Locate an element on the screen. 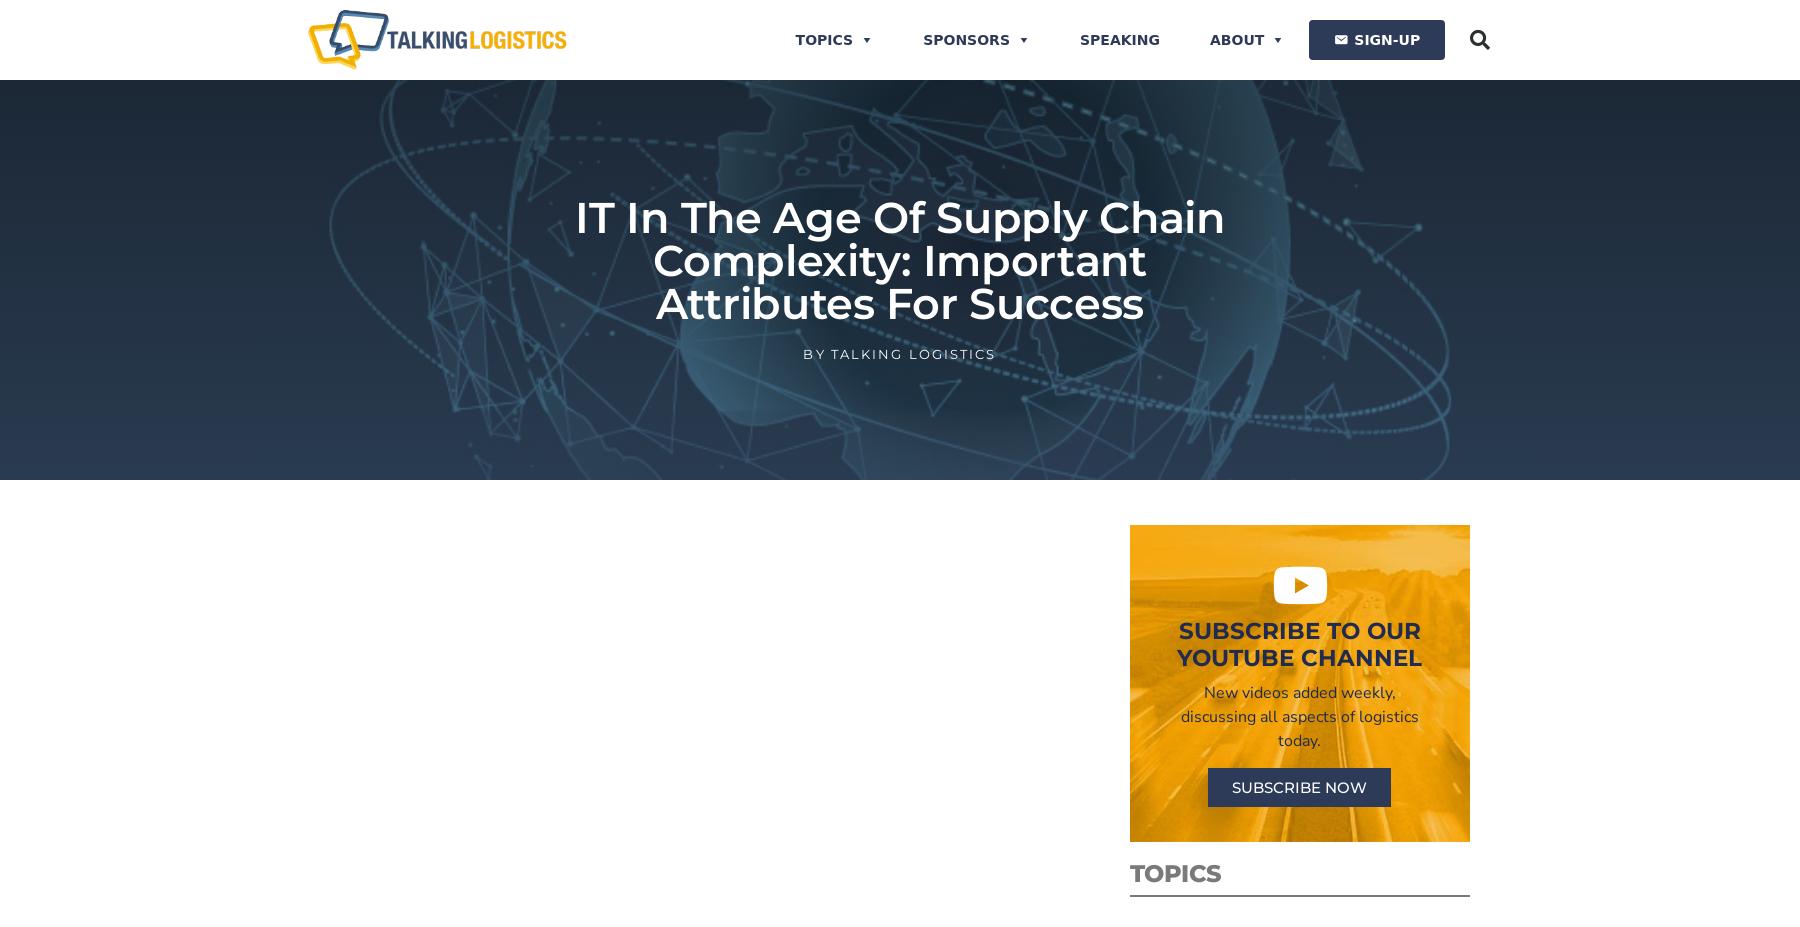 The height and width of the screenshot is (927, 1800). 'Talking Logistics' is located at coordinates (909, 352).